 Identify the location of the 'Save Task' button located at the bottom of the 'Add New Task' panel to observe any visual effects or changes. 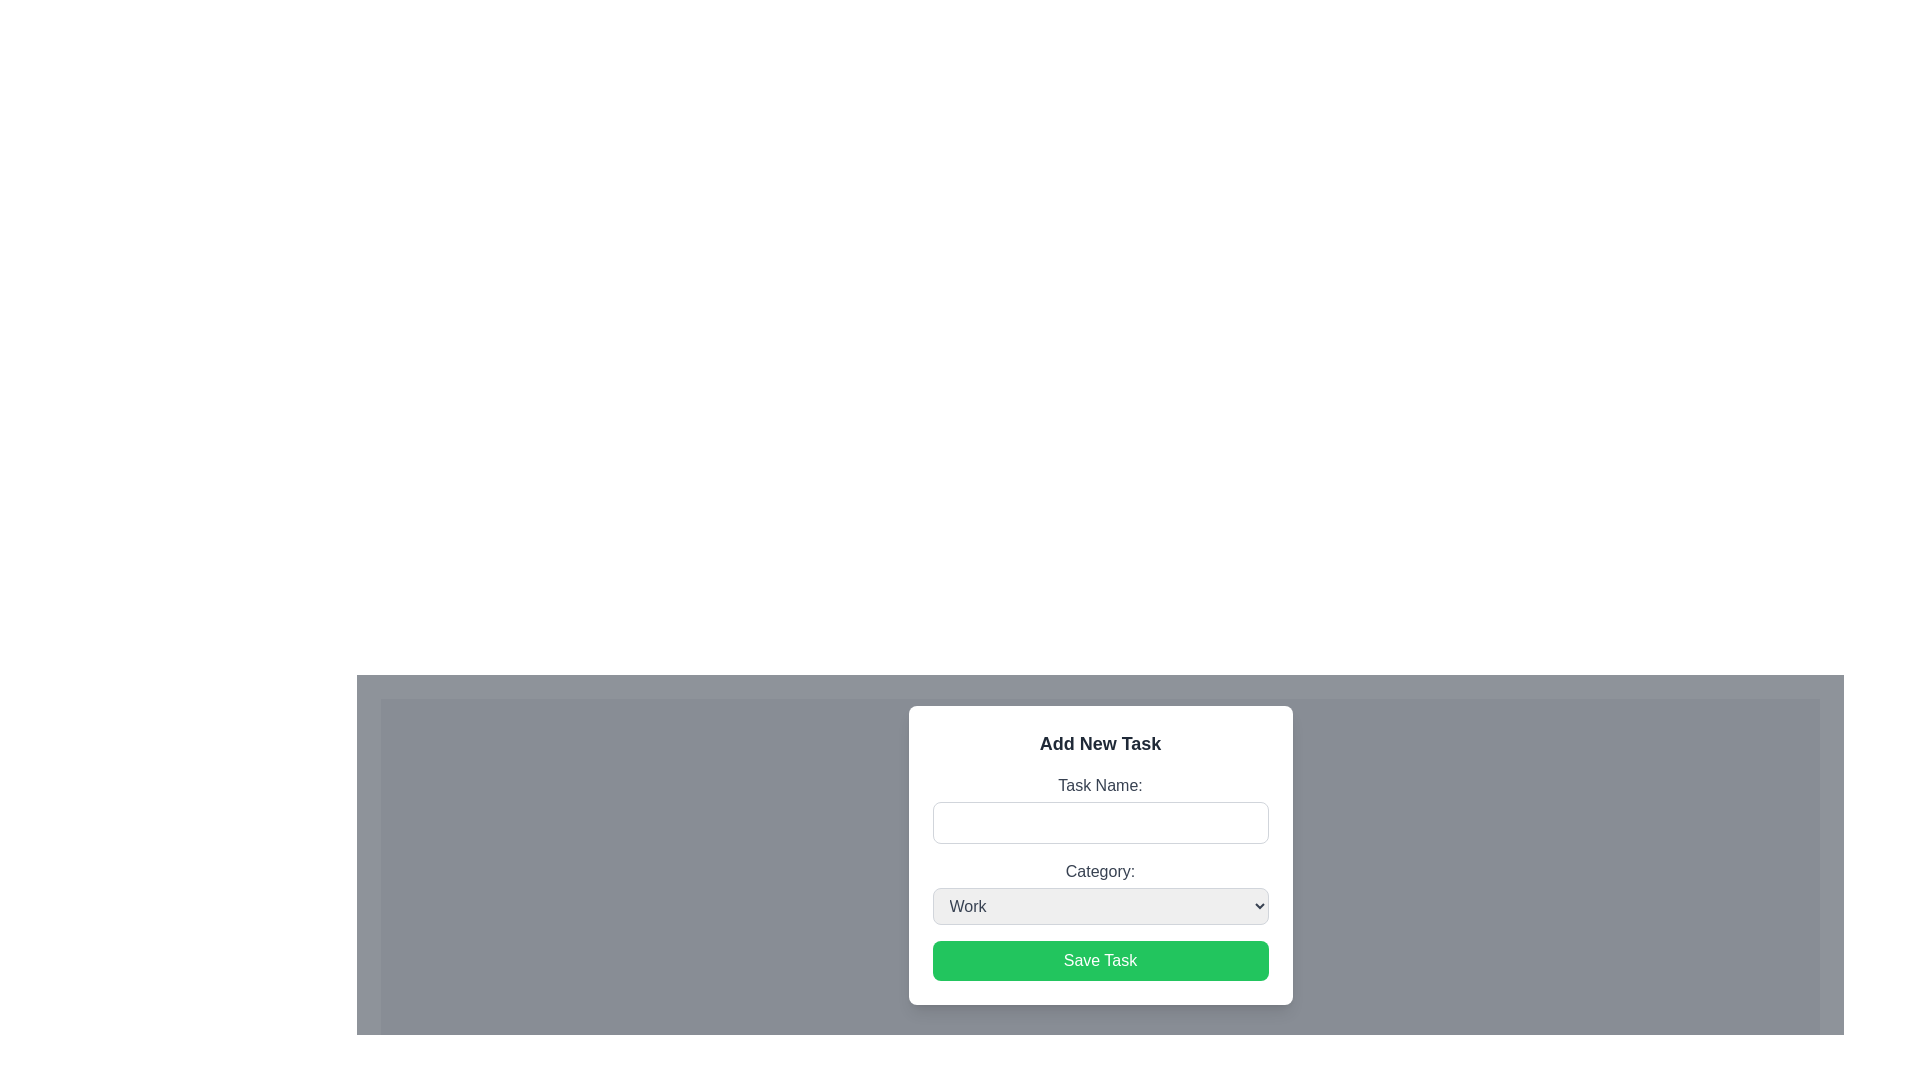
(1099, 959).